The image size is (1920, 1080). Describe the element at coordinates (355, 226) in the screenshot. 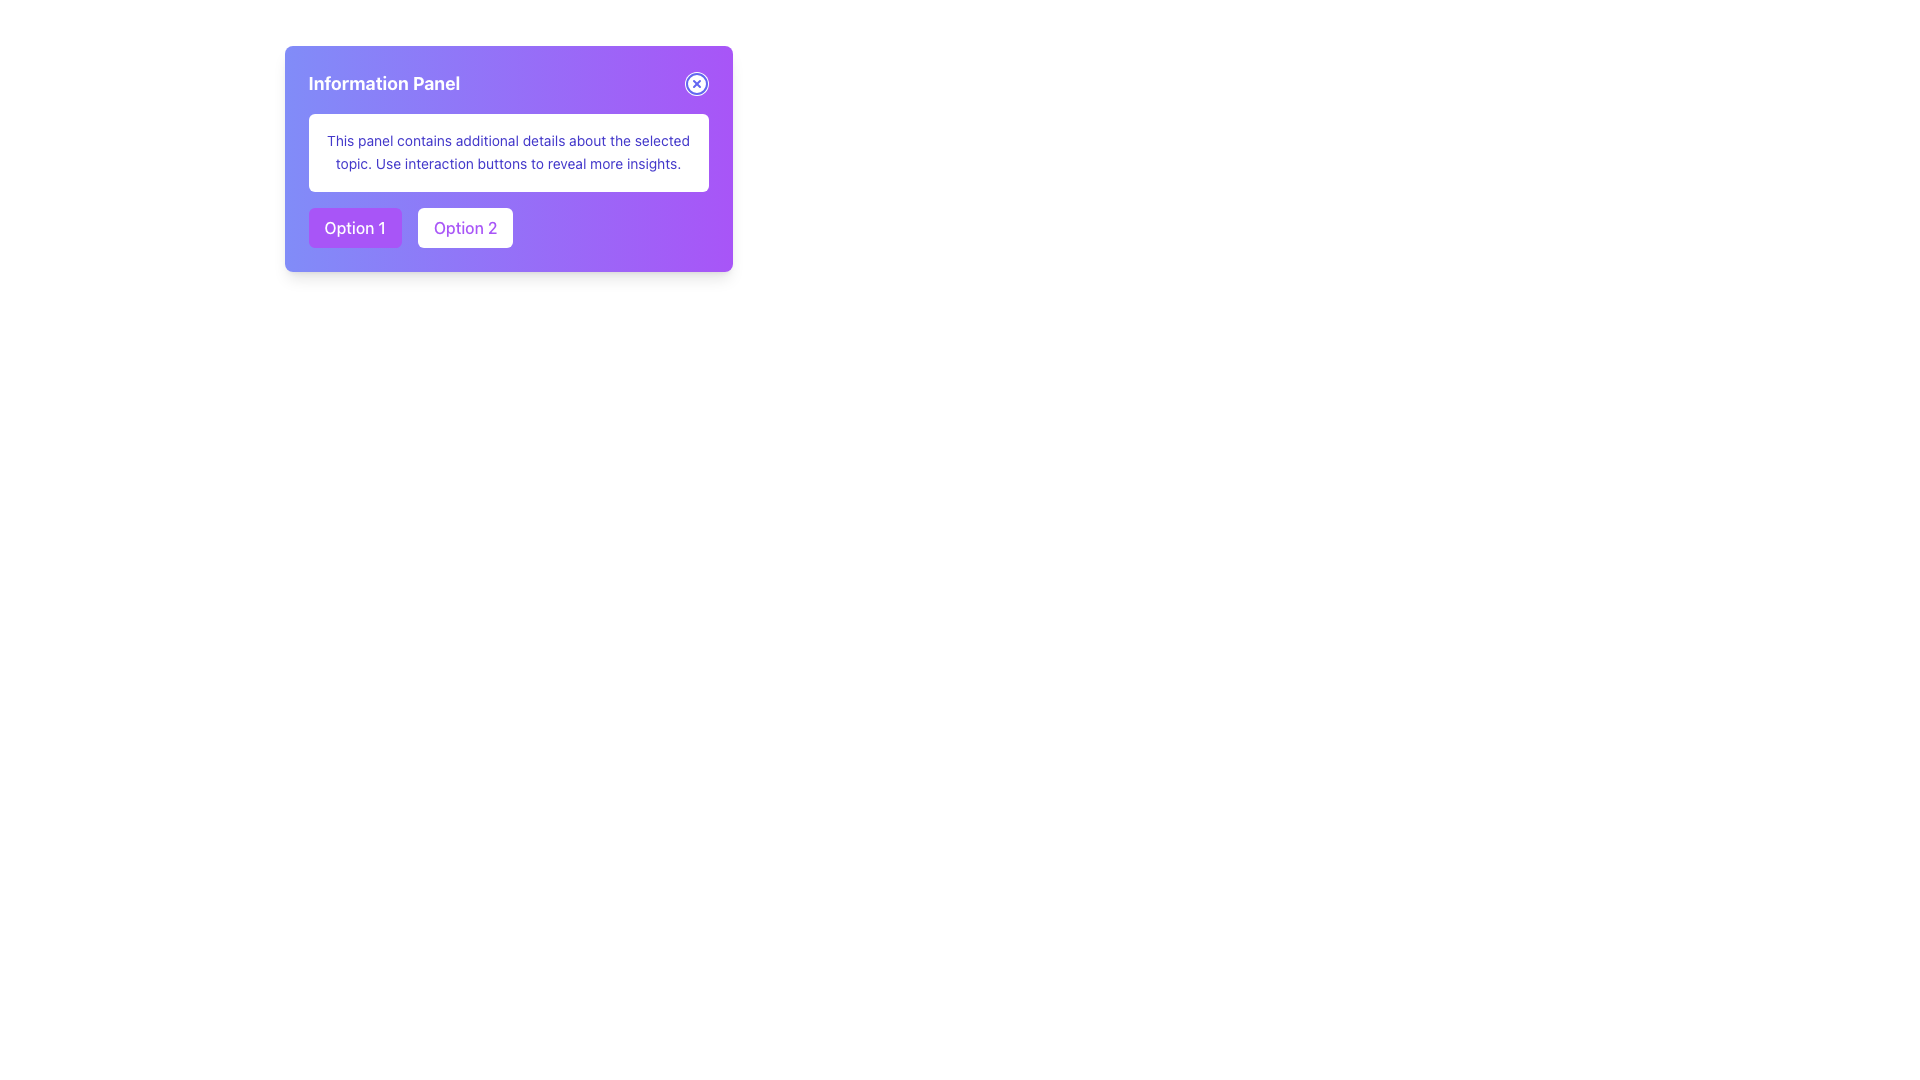

I see `the first button labeled 'Option 1' located within the purple panel titled 'Information Panel'` at that location.